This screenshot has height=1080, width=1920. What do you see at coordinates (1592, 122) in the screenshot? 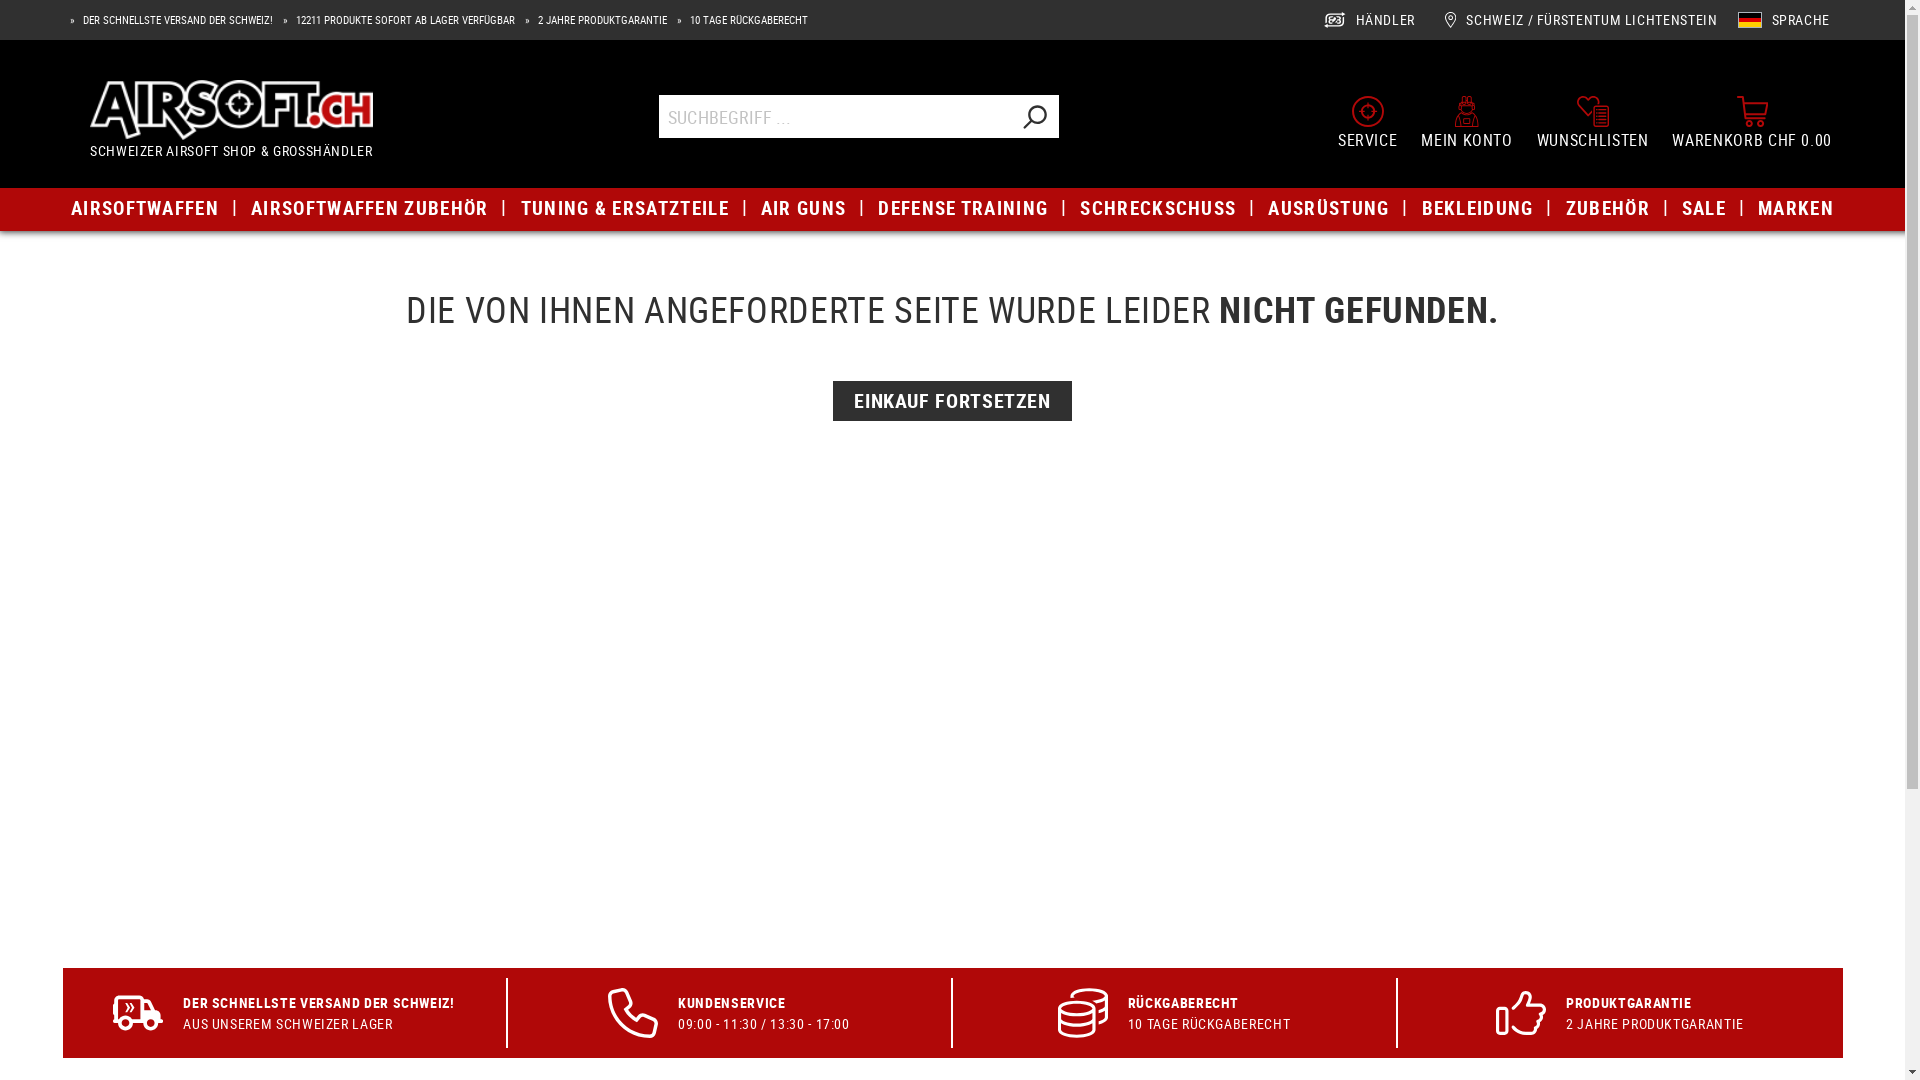
I see `'WUNSCHLISTEN'` at bounding box center [1592, 122].